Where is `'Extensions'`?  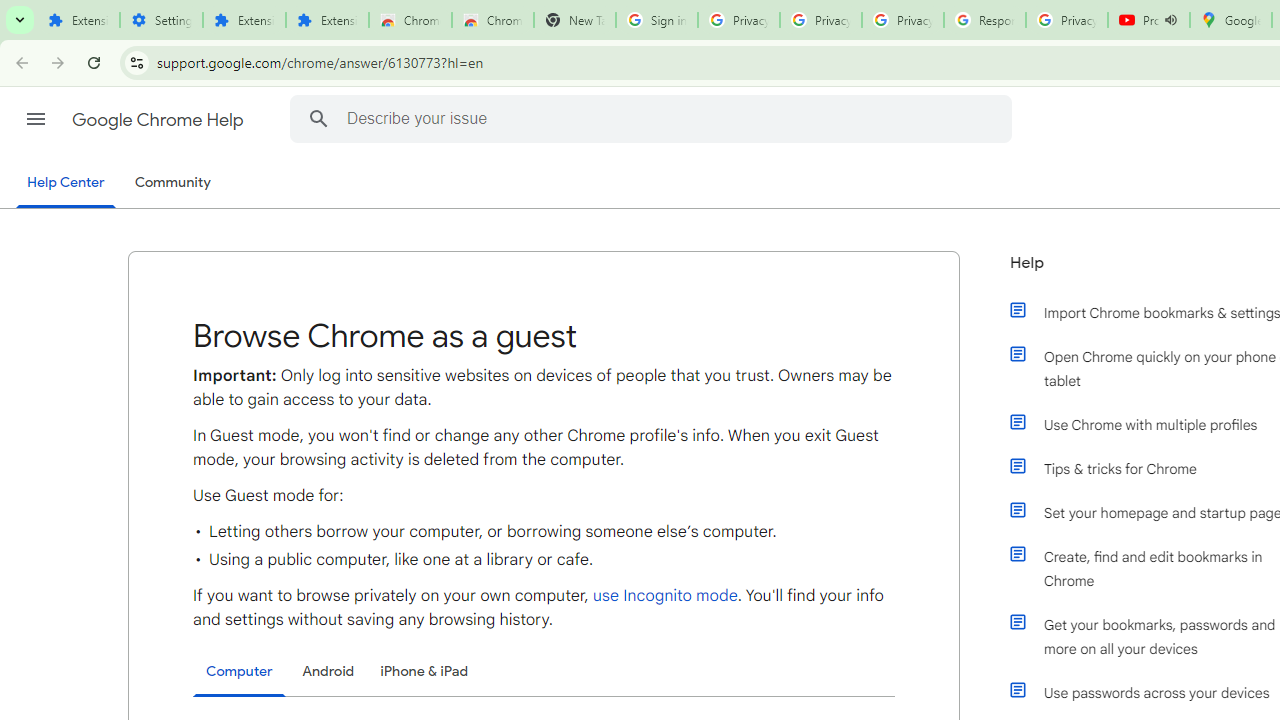
'Extensions' is located at coordinates (327, 20).